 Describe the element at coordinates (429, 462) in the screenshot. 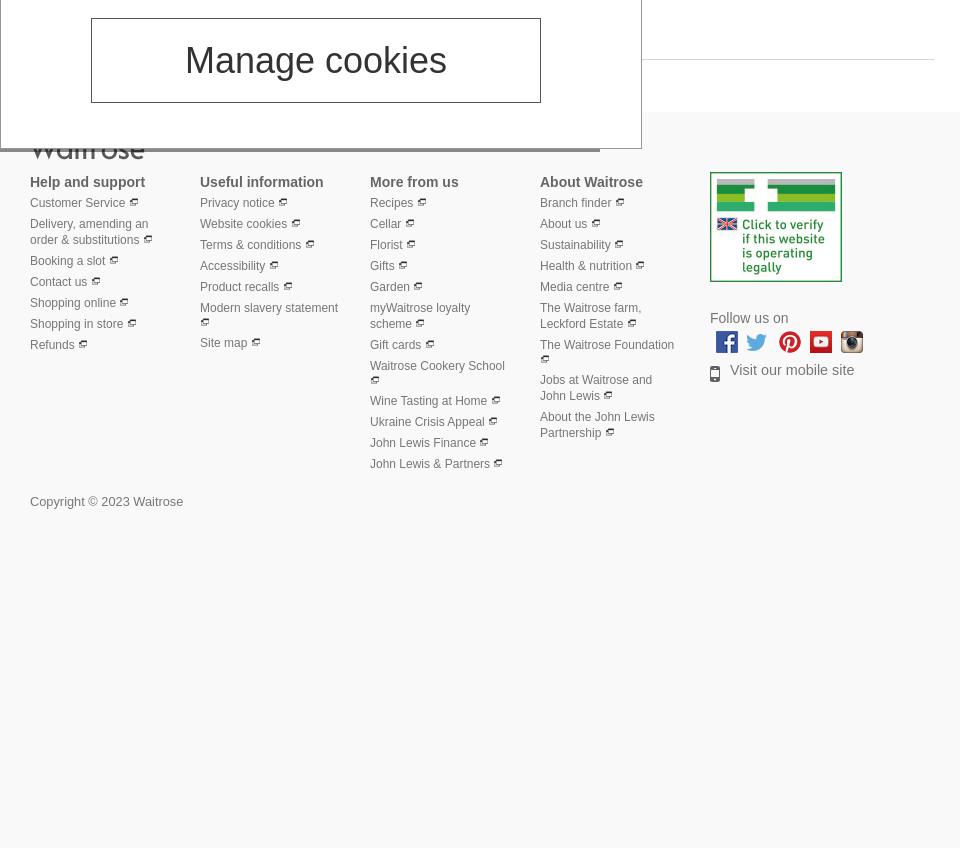

I see `'John Lewis & Partners'` at that location.